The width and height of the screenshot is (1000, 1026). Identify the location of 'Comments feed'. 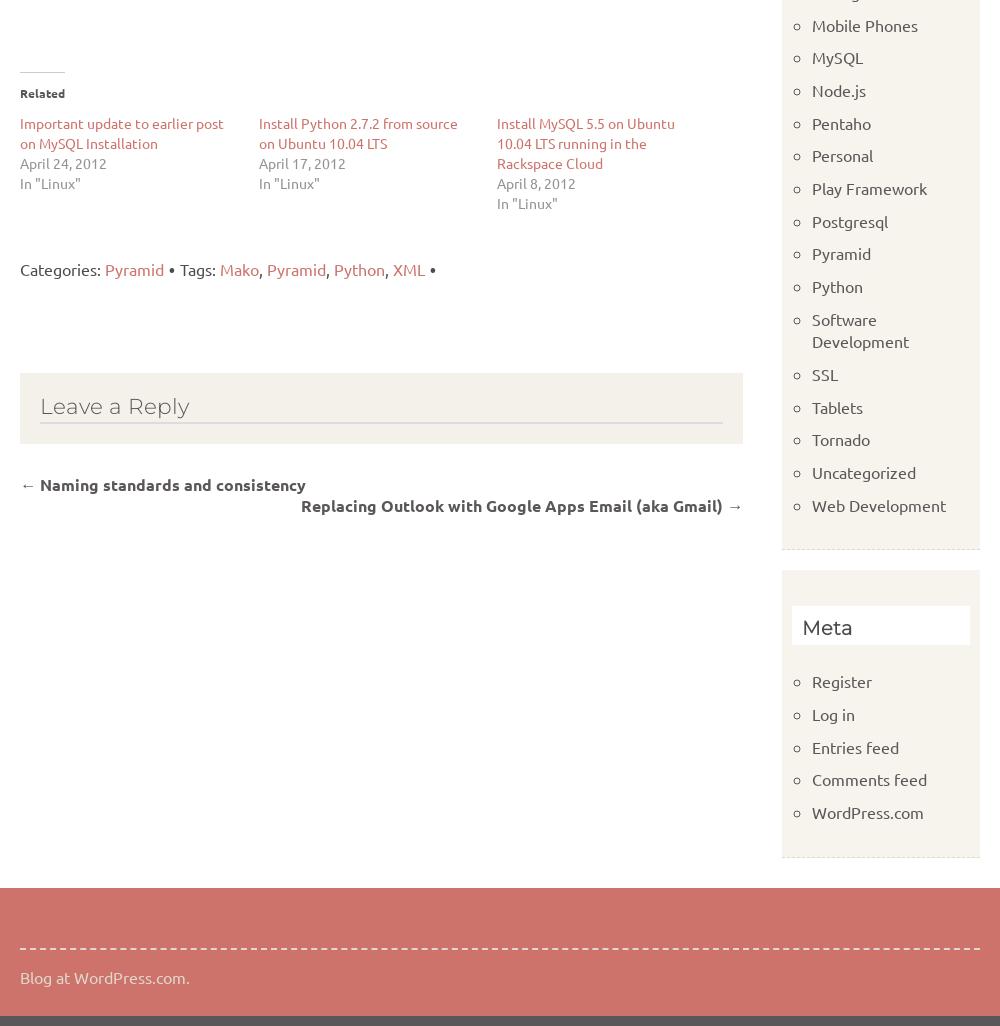
(867, 778).